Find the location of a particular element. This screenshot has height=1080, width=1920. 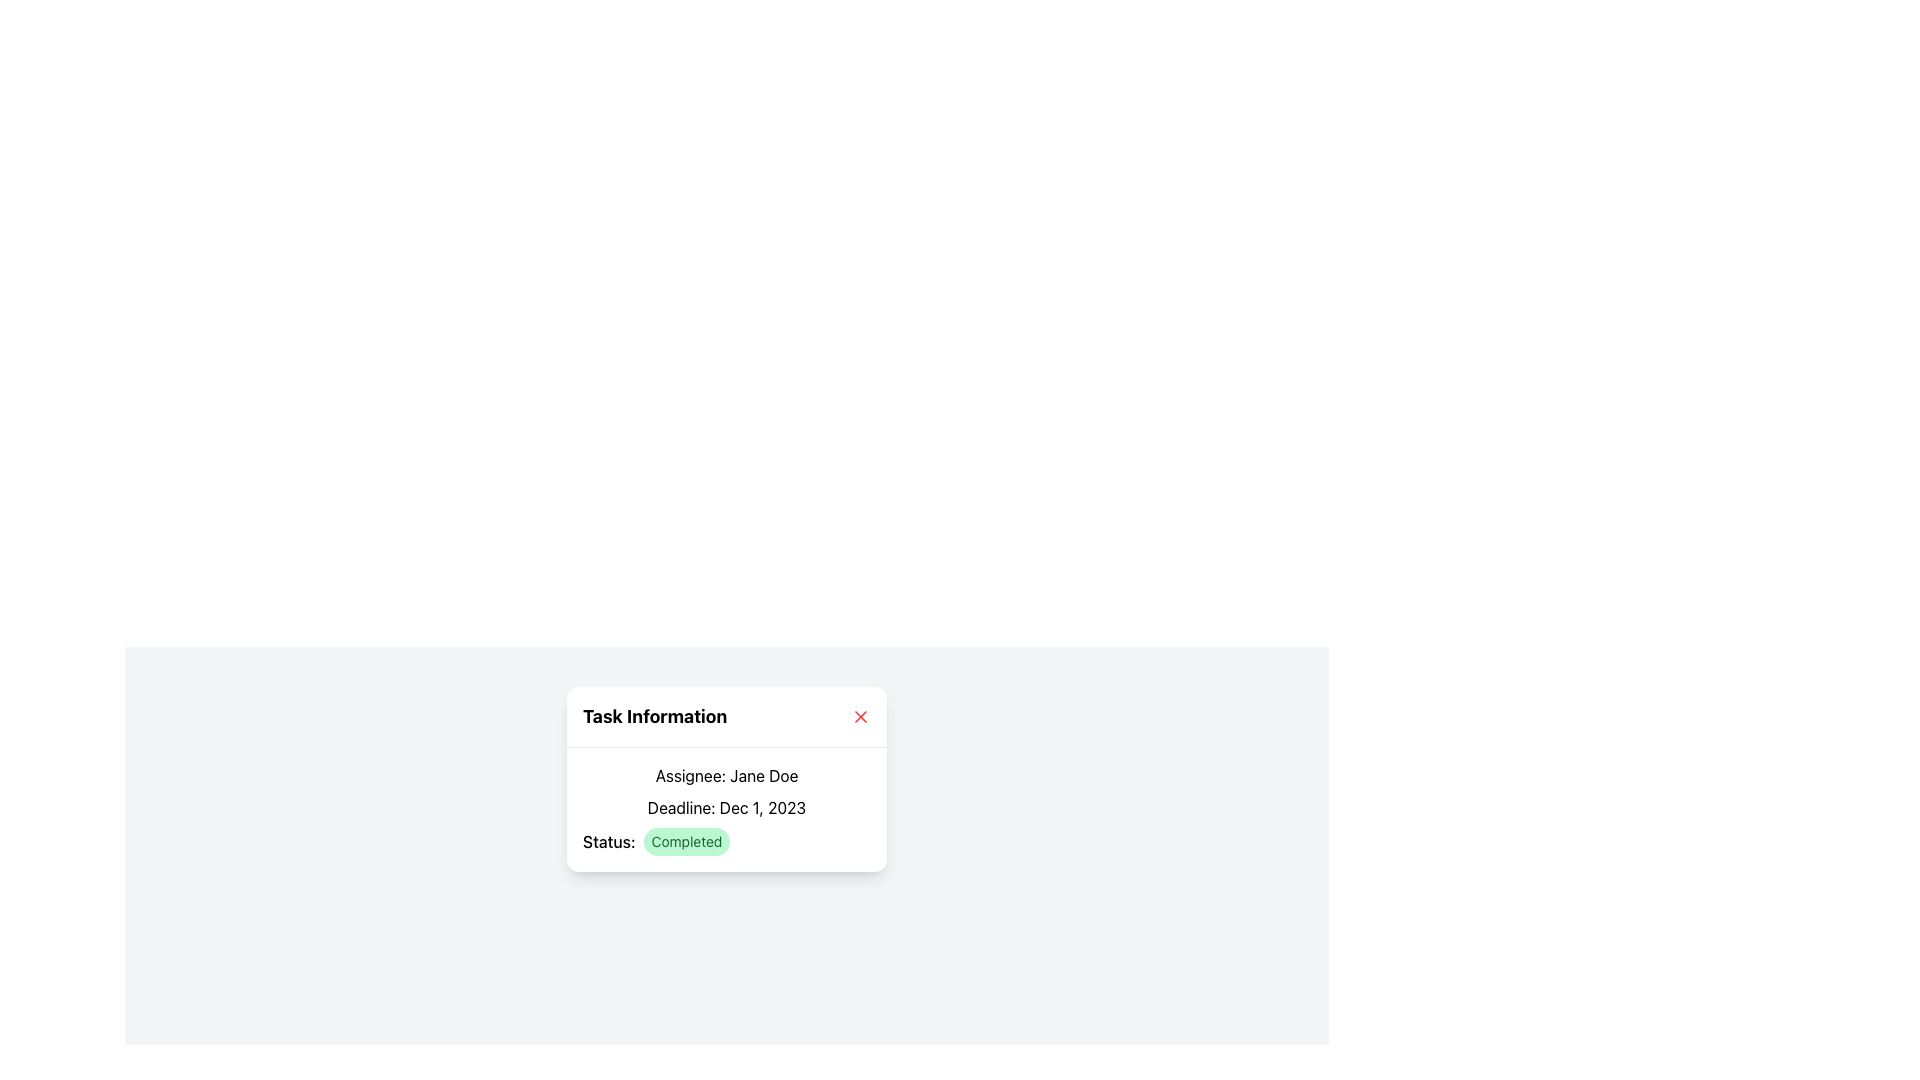

the 'Completed' label, which is a green, rounded rectangle located under the 'Status:' section in the 'Task Information' card is located at coordinates (686, 841).